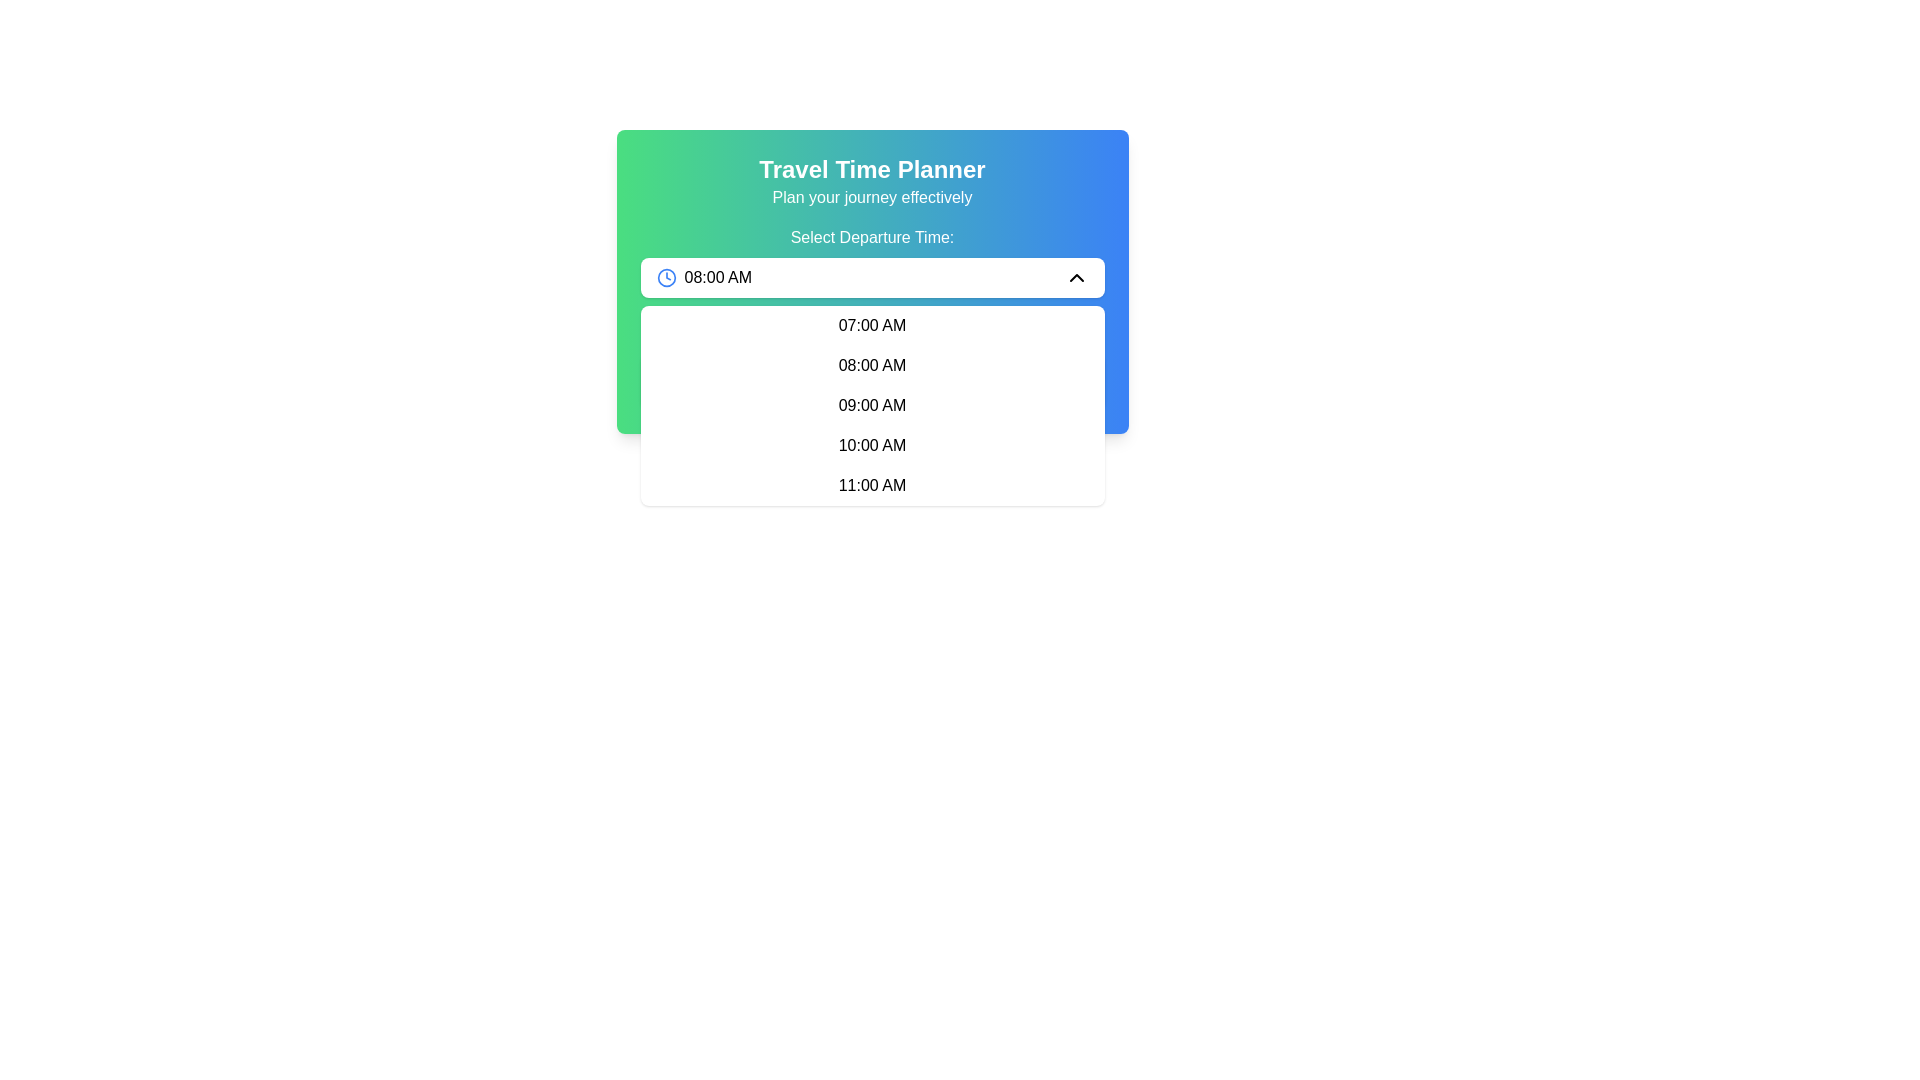 The height and width of the screenshot is (1080, 1920). What do you see at coordinates (872, 405) in the screenshot?
I see `the 09:00 AM option in the dropdown menu located beneath the 'Select Departure Time' input field` at bounding box center [872, 405].